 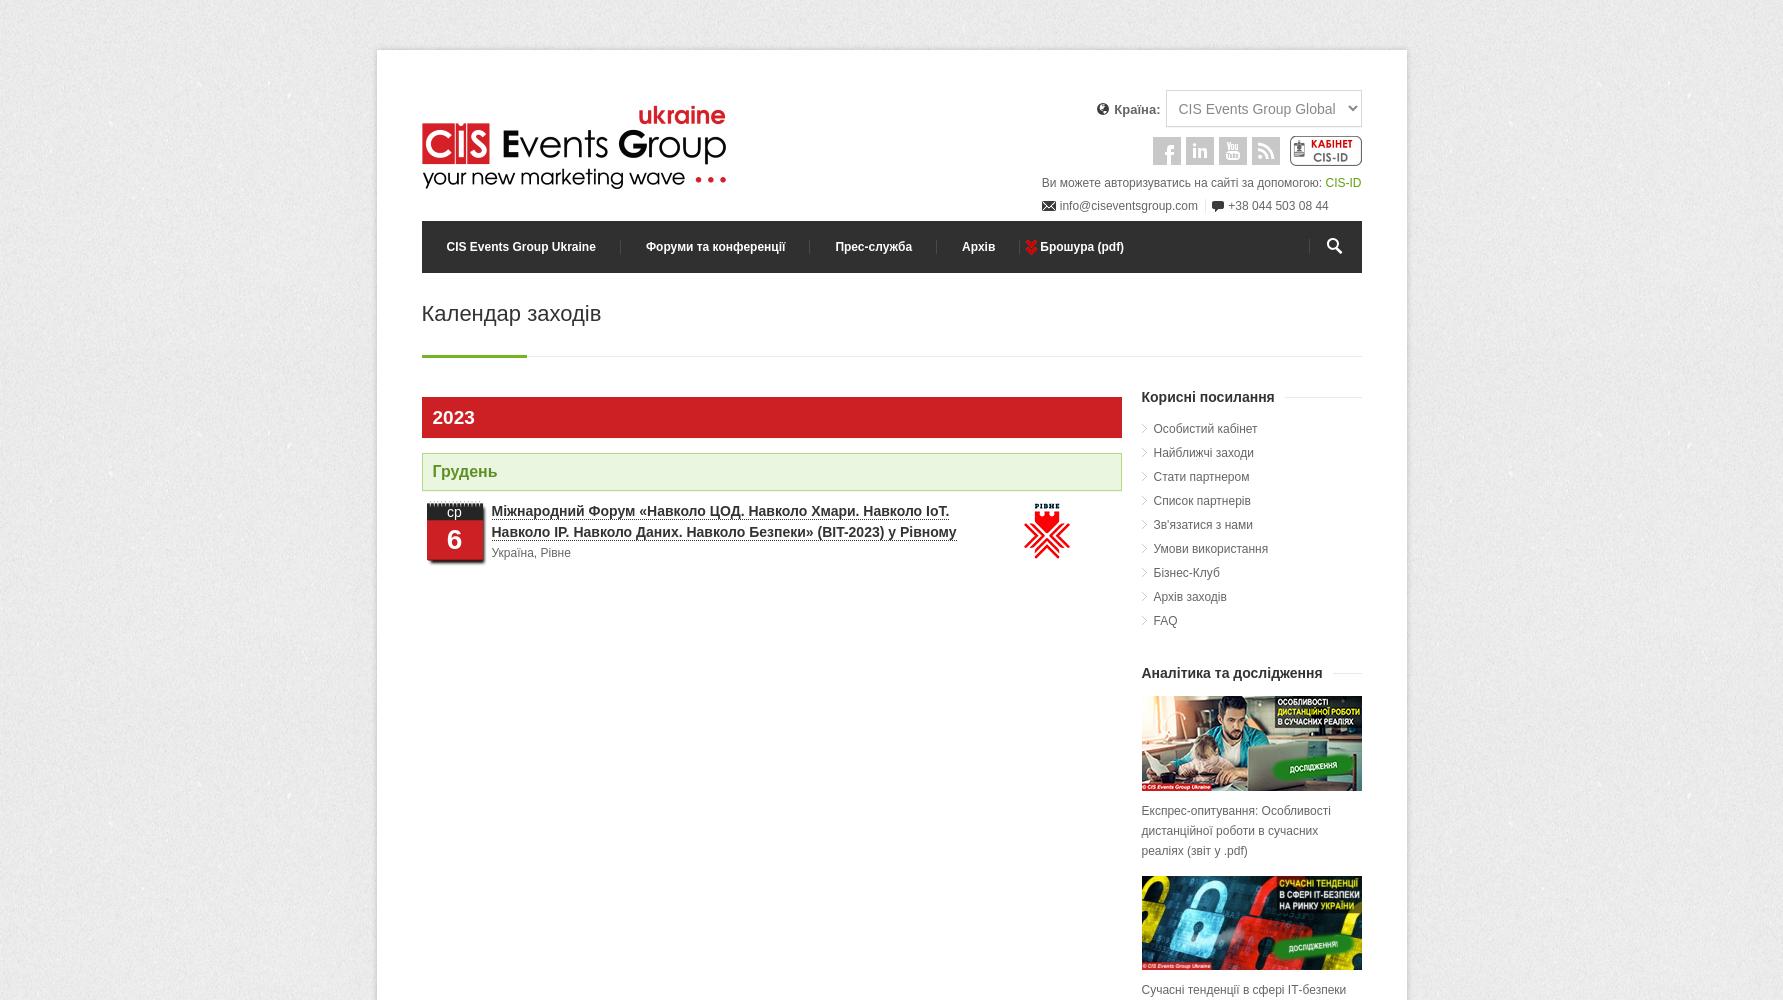 I want to click on 'Країна:', so click(x=1136, y=108).